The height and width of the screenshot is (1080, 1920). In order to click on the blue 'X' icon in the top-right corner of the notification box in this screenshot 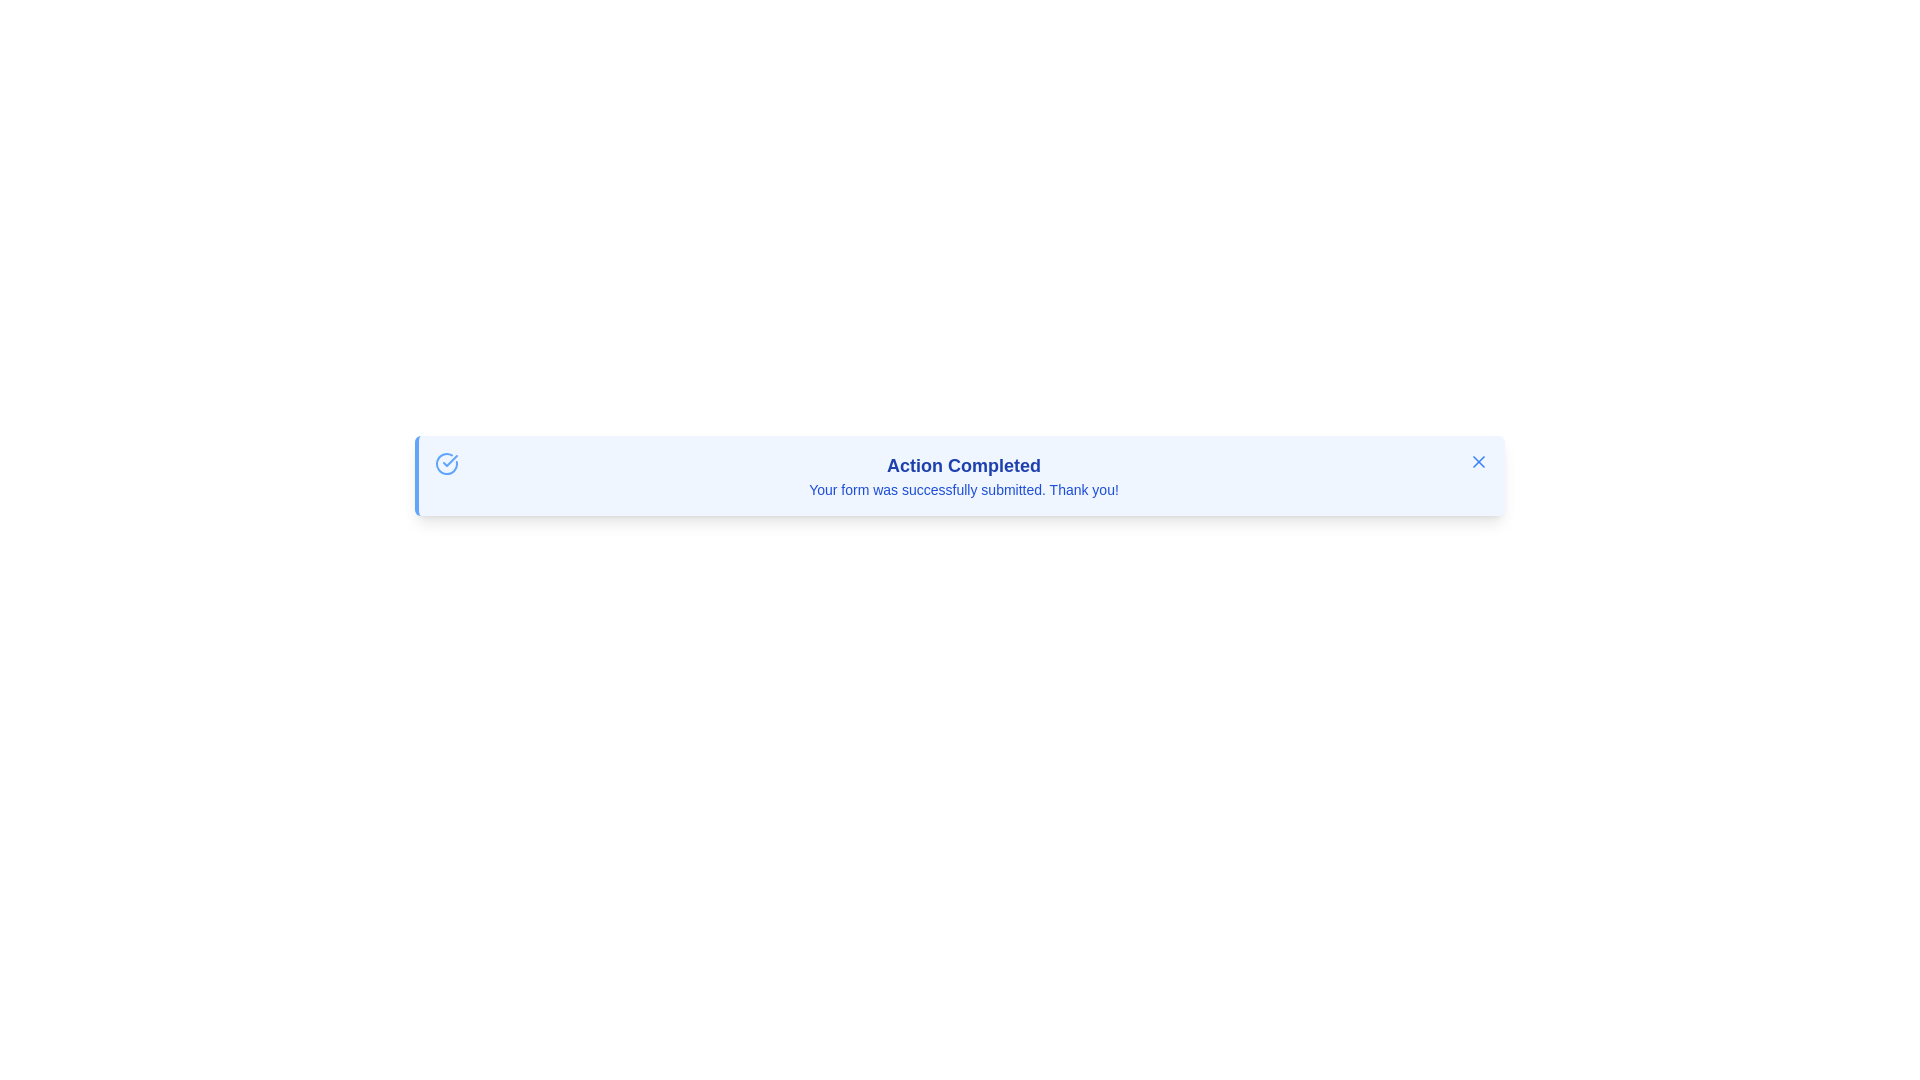, I will do `click(1478, 462)`.